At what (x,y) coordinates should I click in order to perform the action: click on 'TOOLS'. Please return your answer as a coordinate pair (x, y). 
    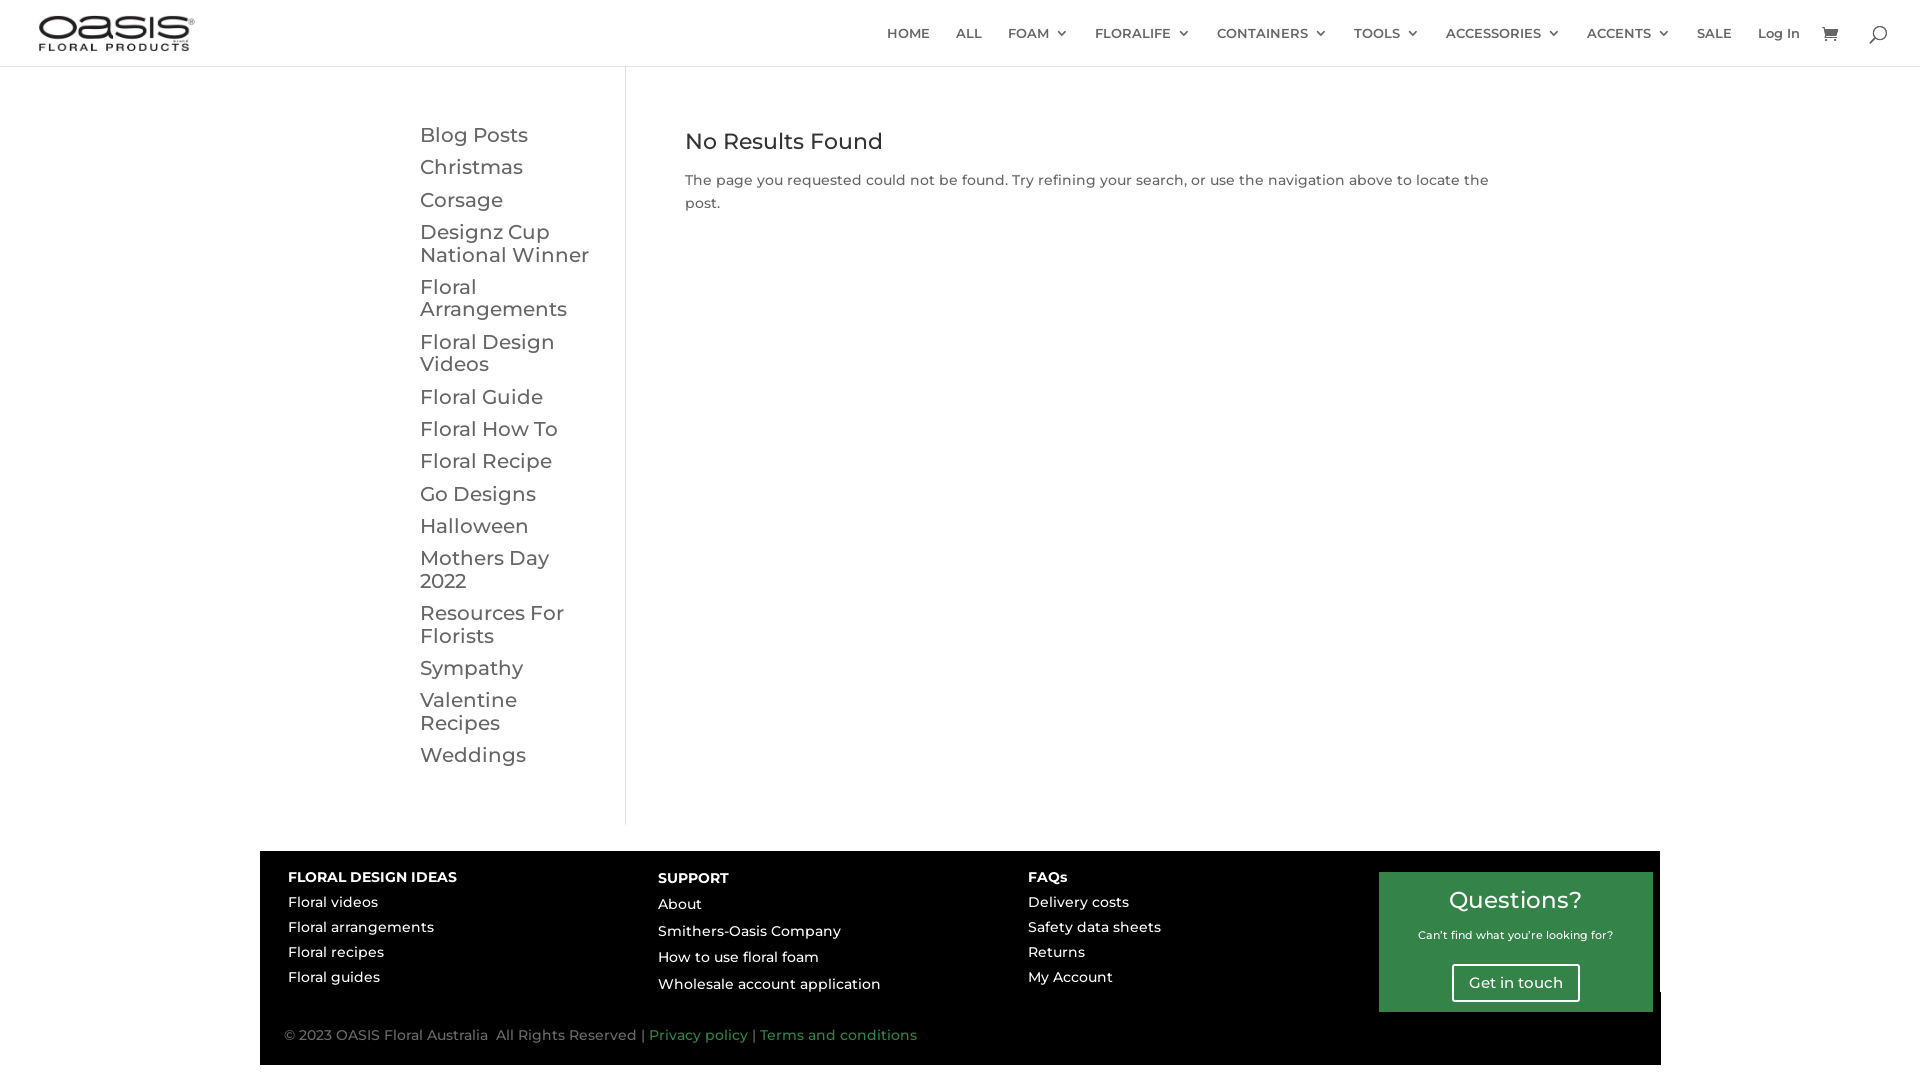
    Looking at the image, I should click on (1386, 45).